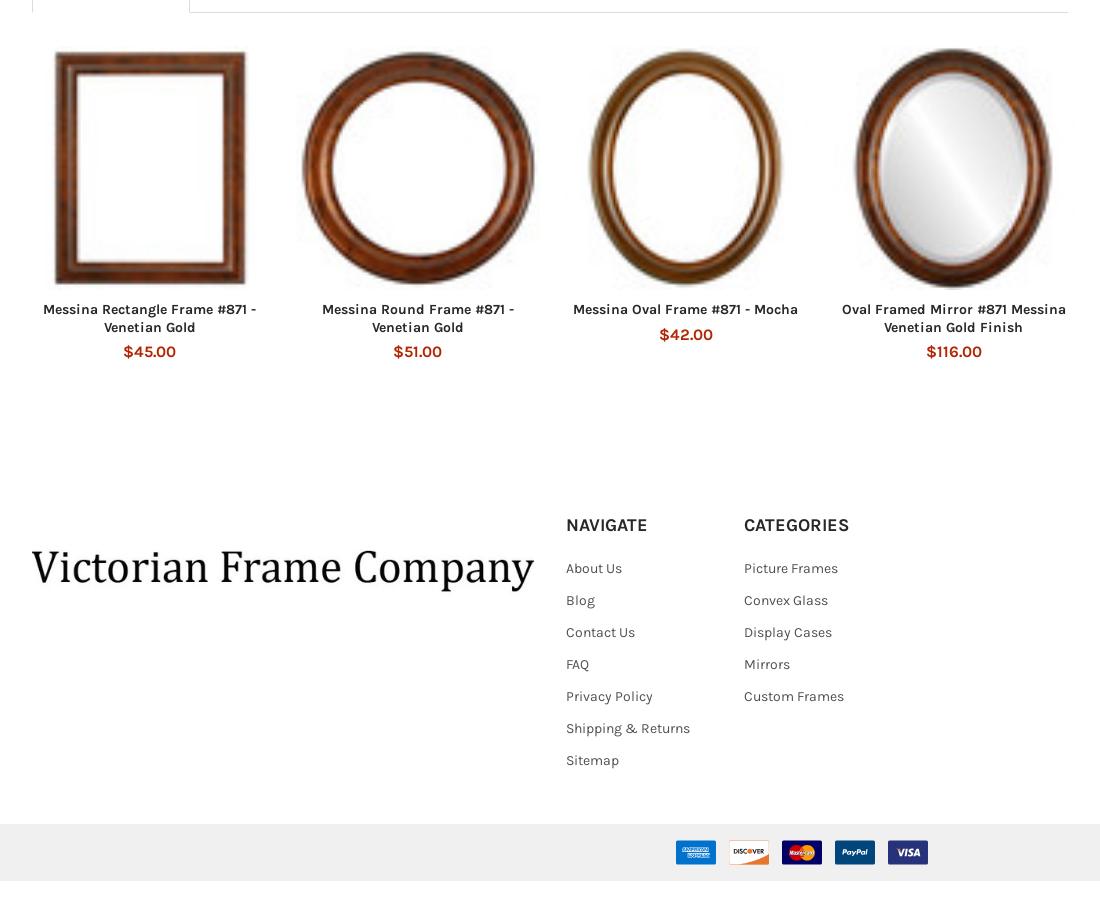 The width and height of the screenshot is (1100, 910). Describe the element at coordinates (658, 362) in the screenshot. I see `'$42.00'` at that location.